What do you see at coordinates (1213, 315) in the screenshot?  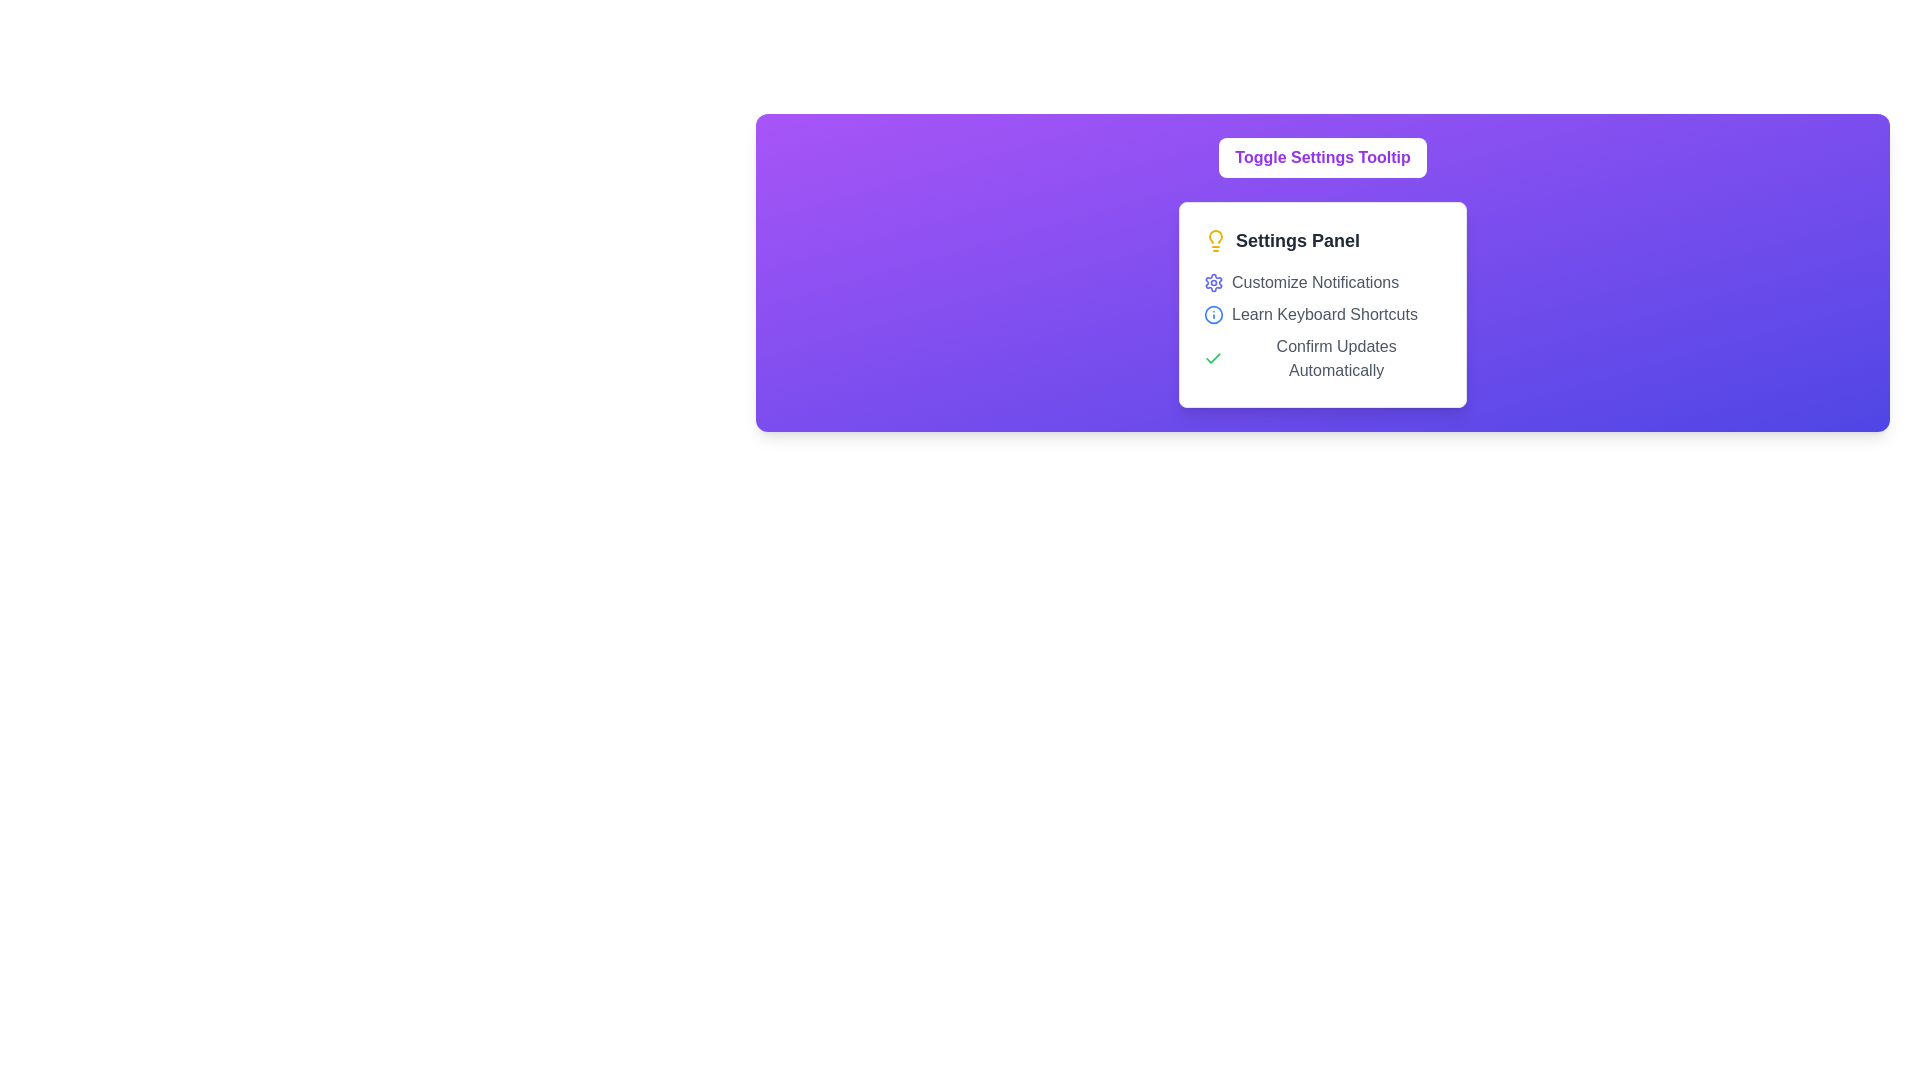 I see `central circular decorative graphic element of the 'info' icon located to the left of the 'Settings Panel' heading` at bounding box center [1213, 315].